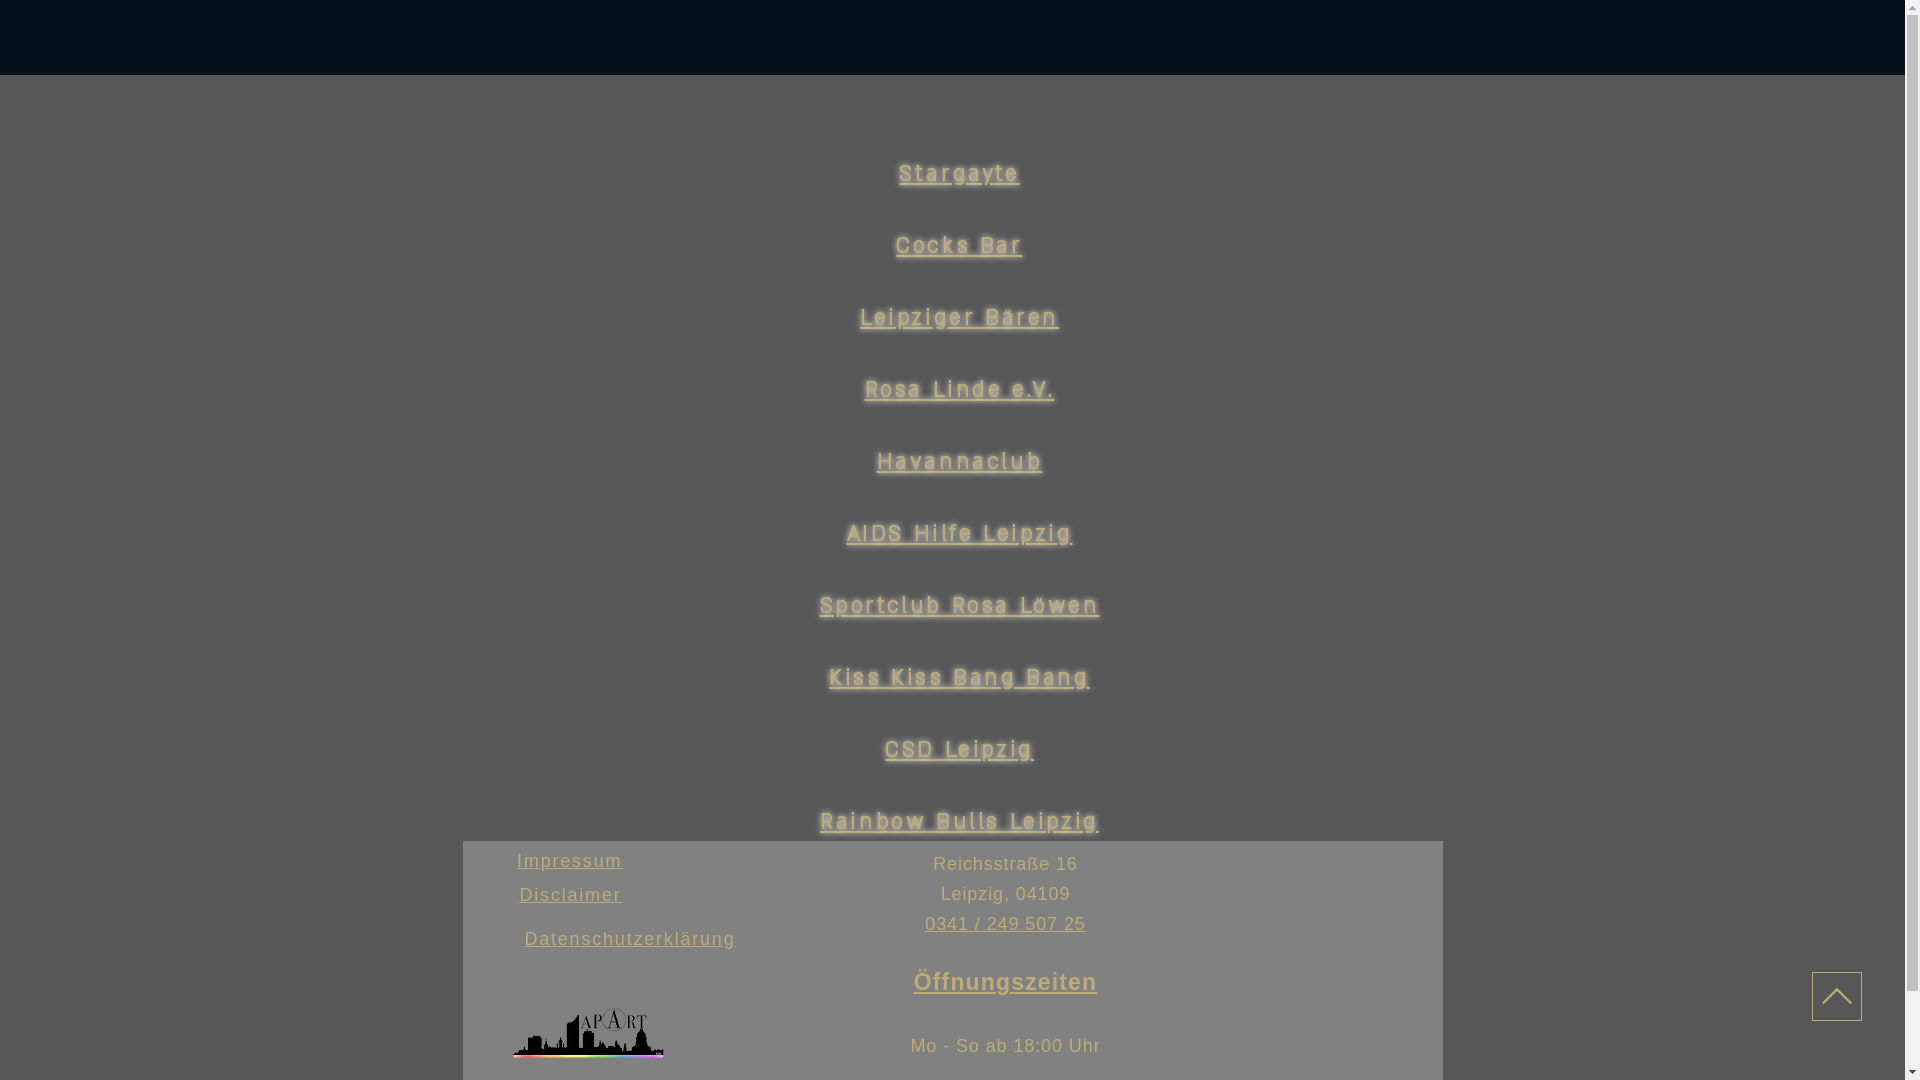  Describe the element at coordinates (960, 533) in the screenshot. I see `'AIDS Hilfe Leipzig'` at that location.